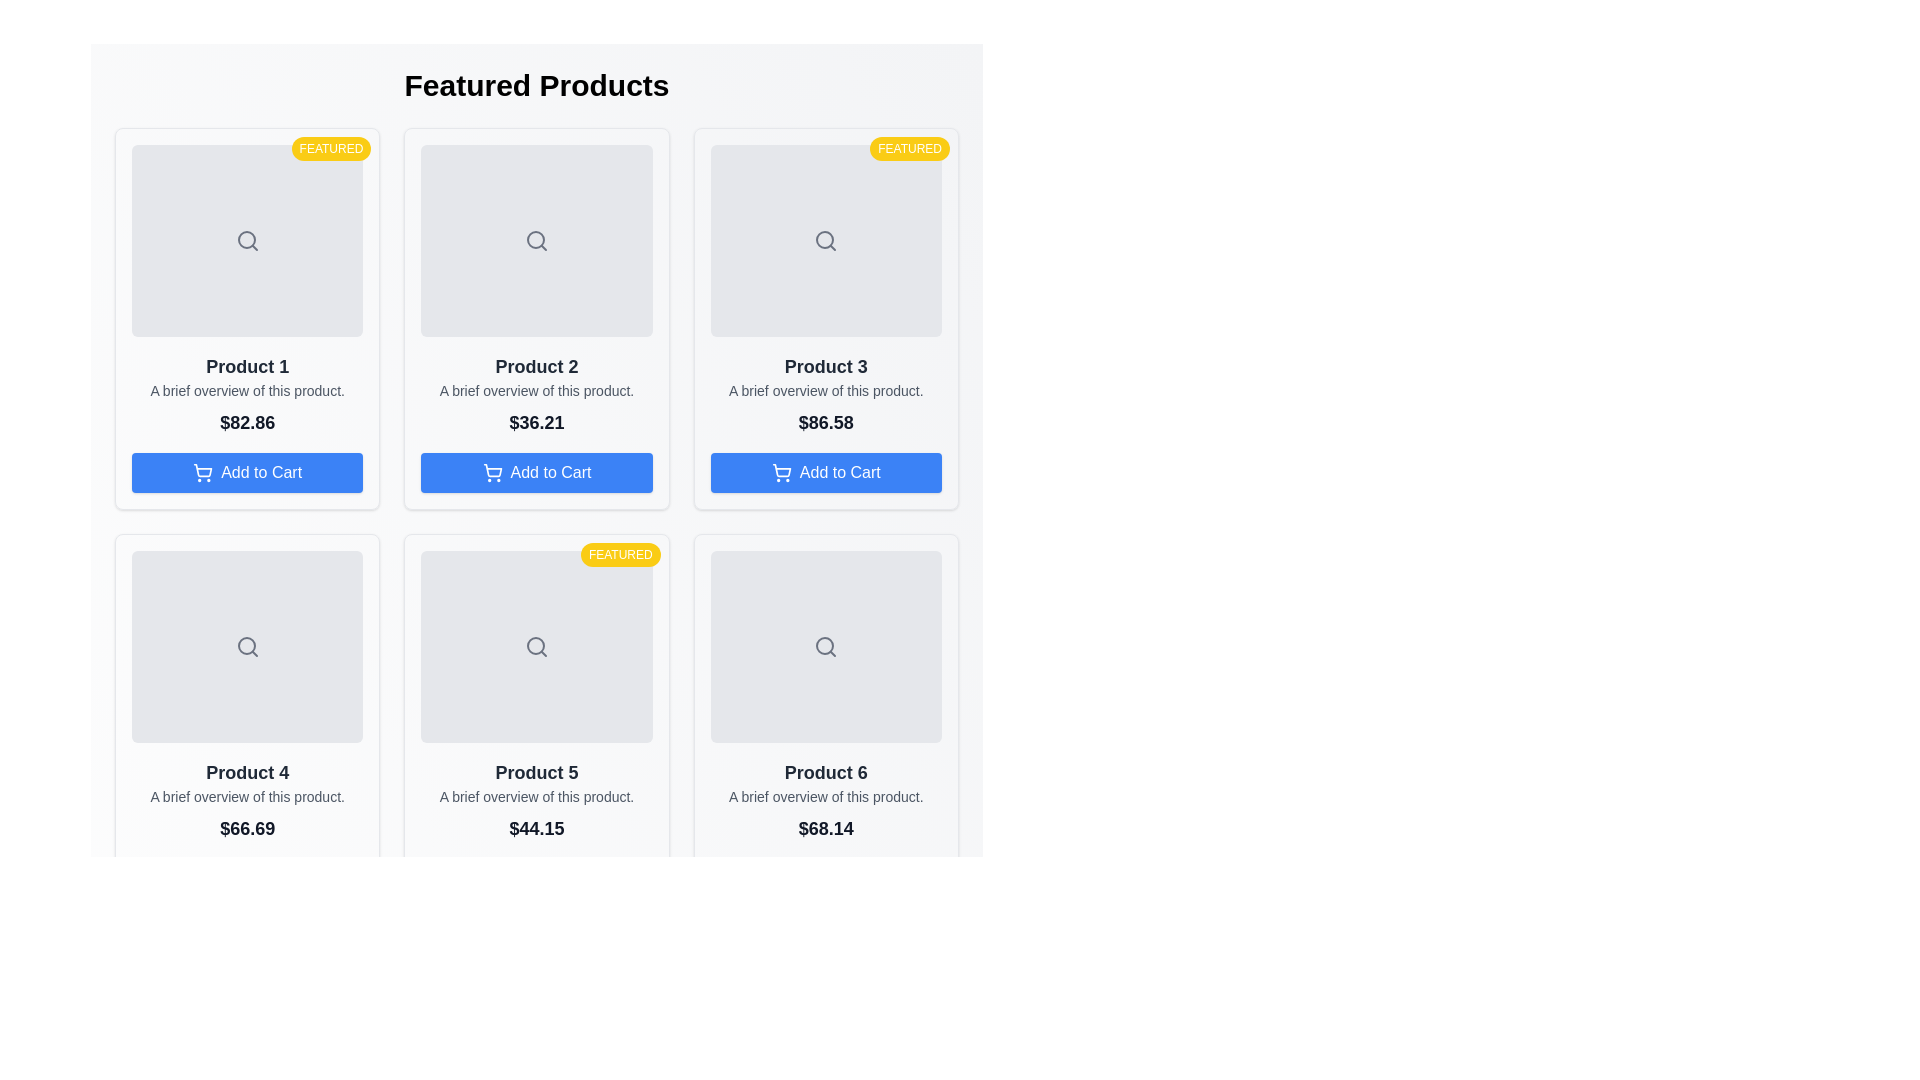 The width and height of the screenshot is (1920, 1080). What do you see at coordinates (826, 366) in the screenshot?
I see `text label 'Product 3' which is styled in bold, medium-large font size and located in the third column of the first row in the product grid` at bounding box center [826, 366].